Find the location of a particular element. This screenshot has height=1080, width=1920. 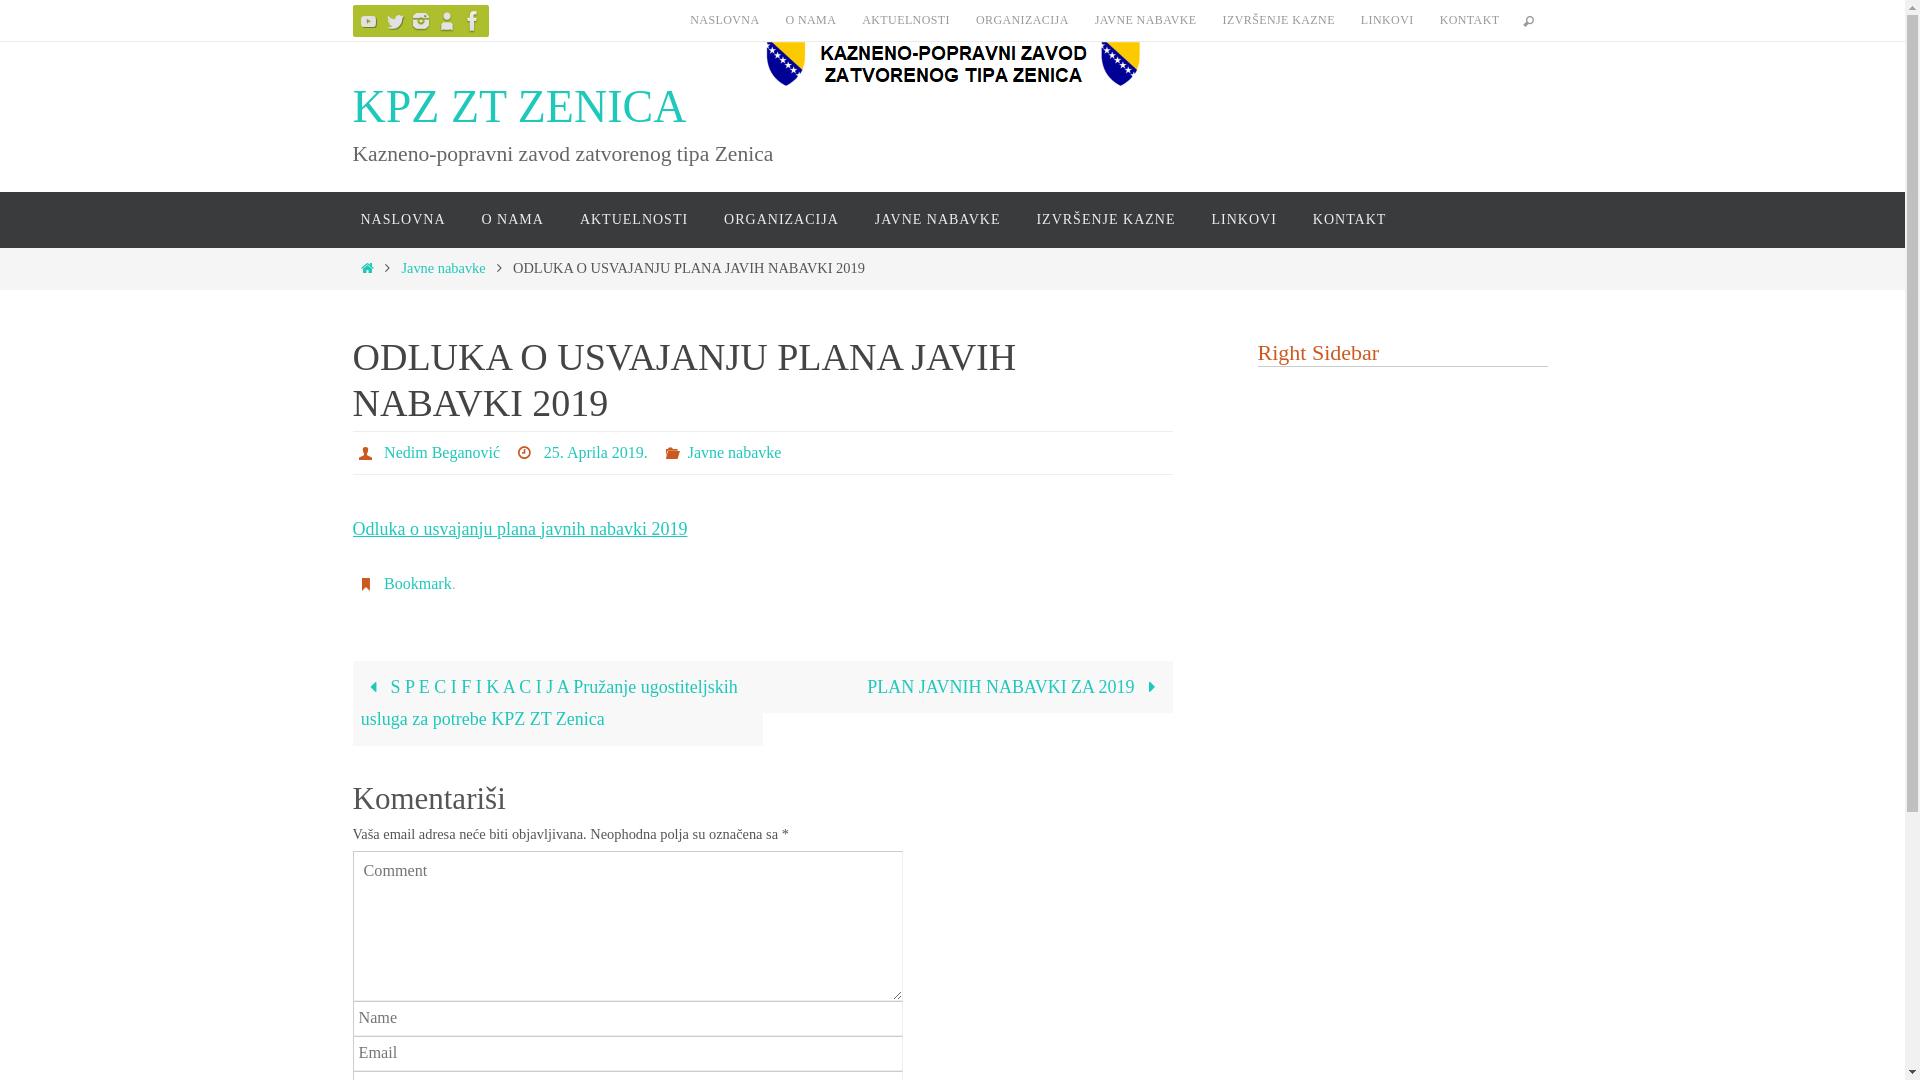

'KPZ ZT ZENICA' is located at coordinates (518, 107).